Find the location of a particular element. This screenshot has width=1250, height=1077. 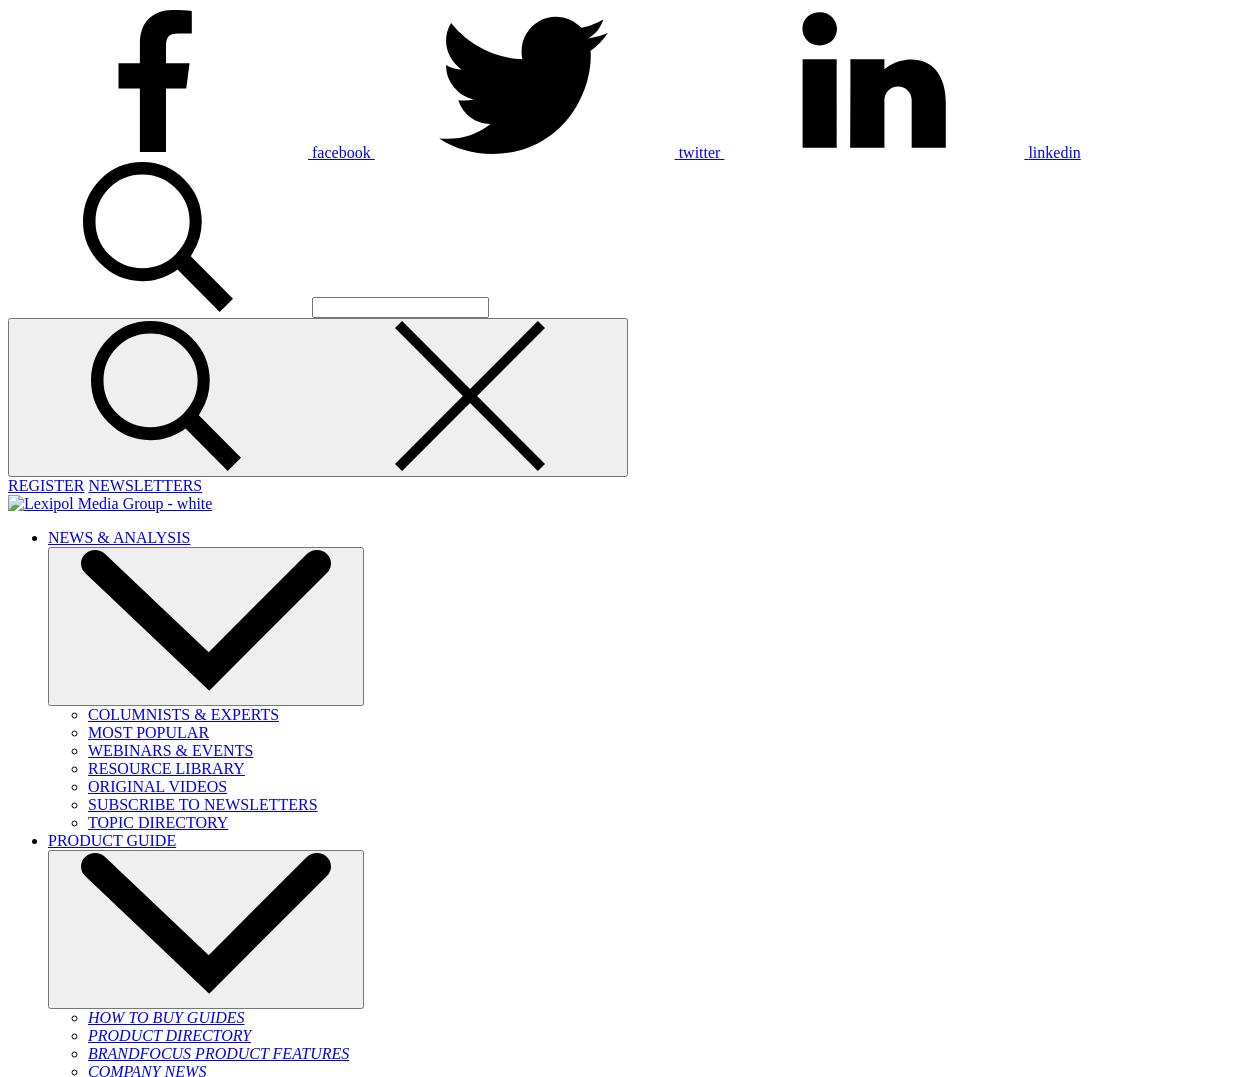

'BRANDFOCUS PRODUCT FEATURES' is located at coordinates (217, 1053).